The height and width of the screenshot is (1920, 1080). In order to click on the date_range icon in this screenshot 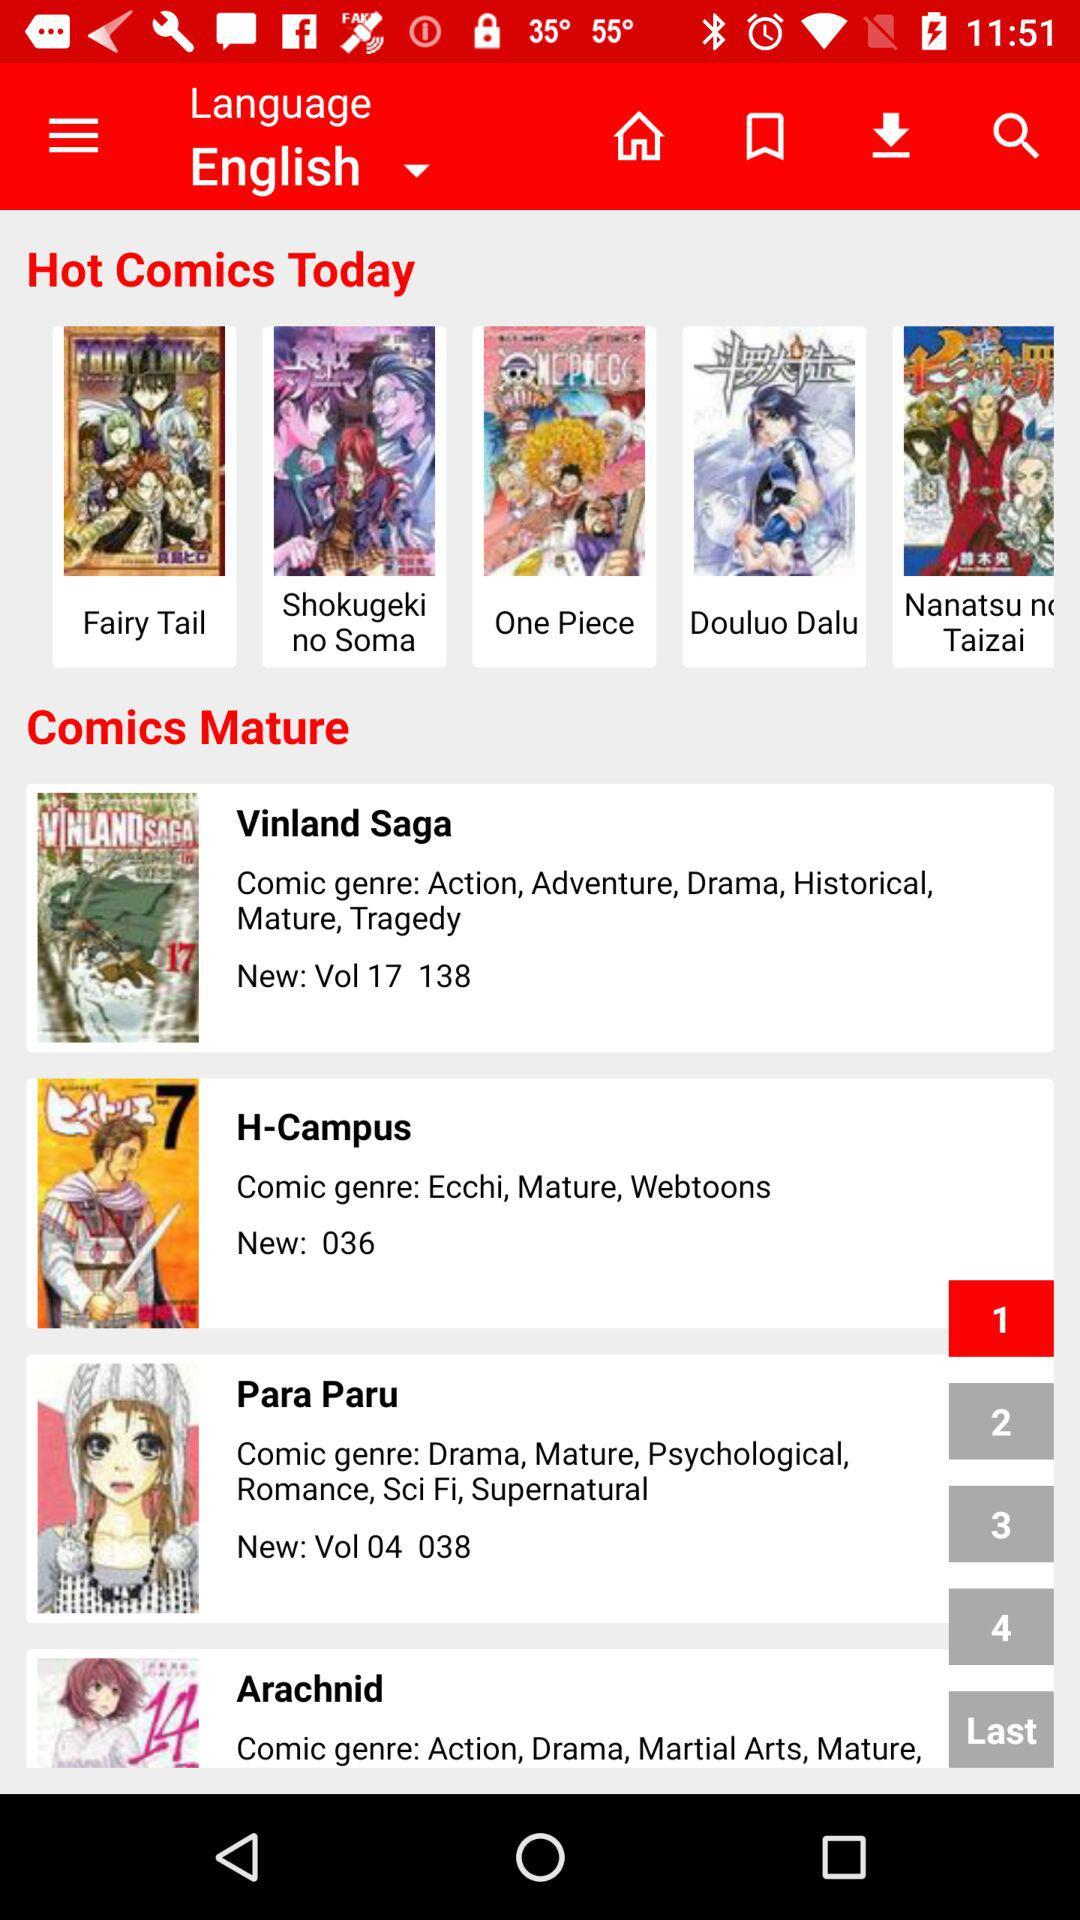, I will do `click(1006, 1720)`.